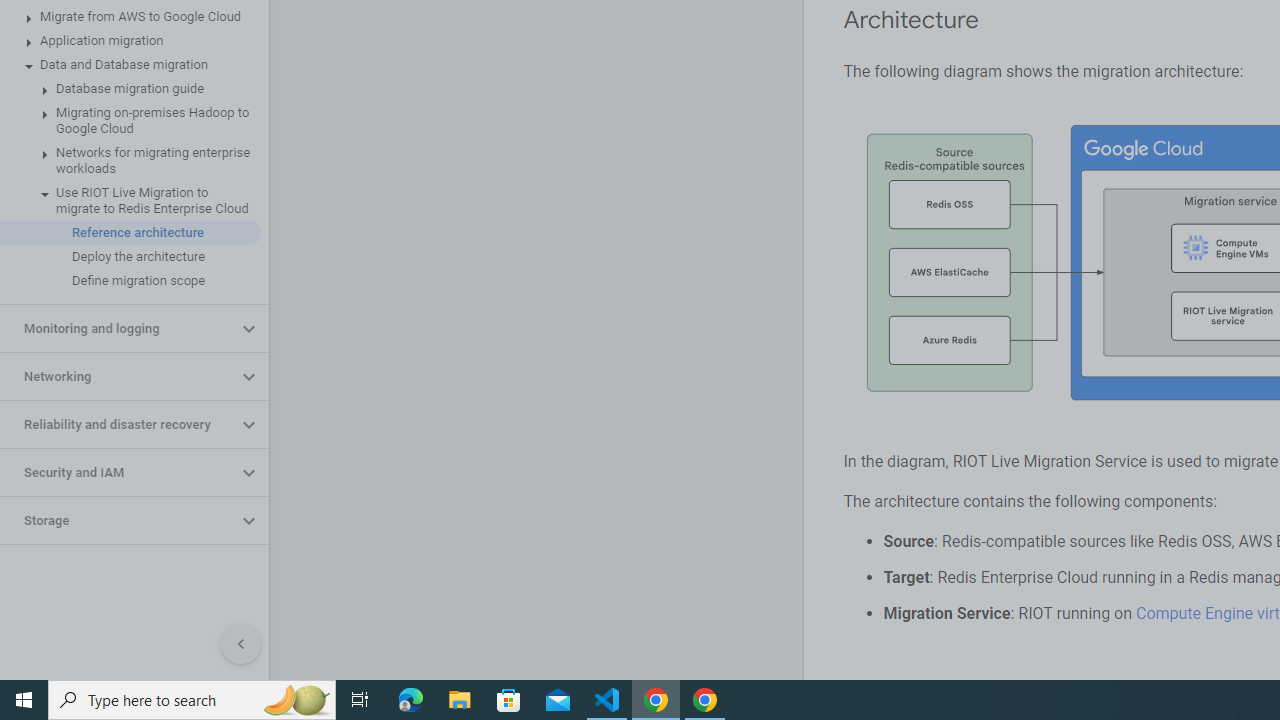  Describe the element at coordinates (129, 120) in the screenshot. I see `'Migrating on-premises Hadoop to Google Cloud'` at that location.